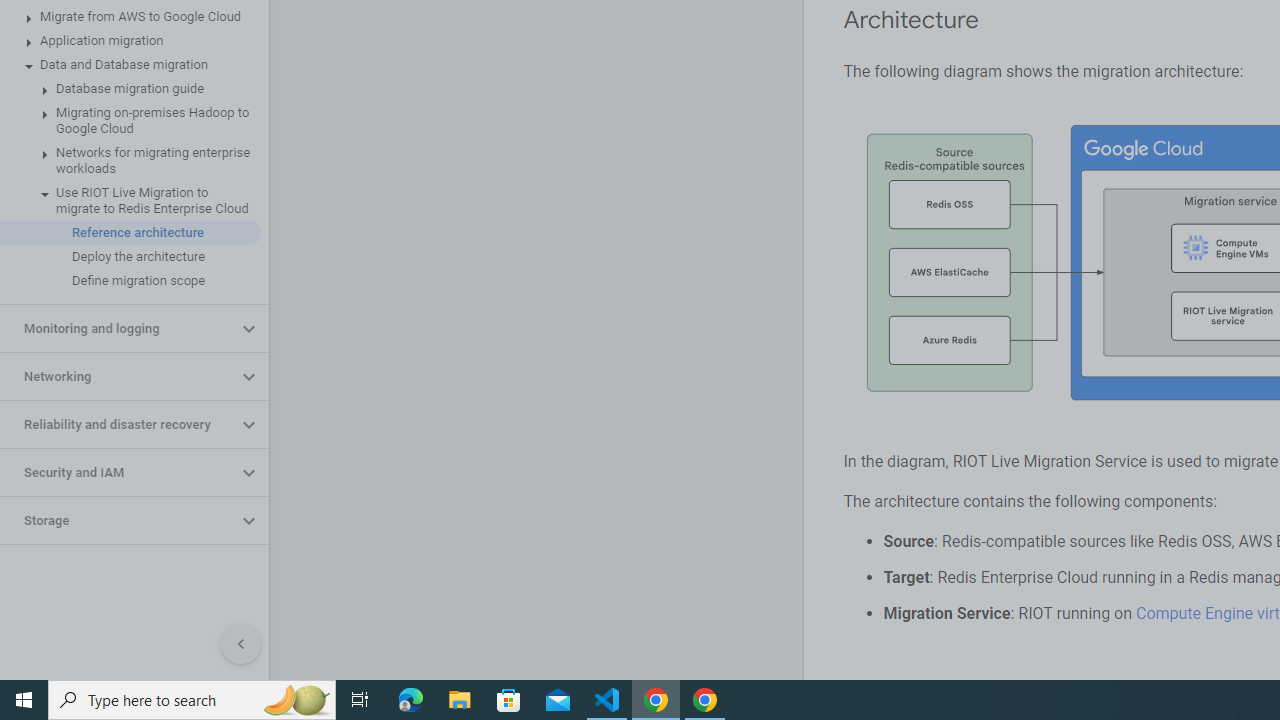  Describe the element at coordinates (129, 120) in the screenshot. I see `'Migrating on-premises Hadoop to Google Cloud'` at that location.